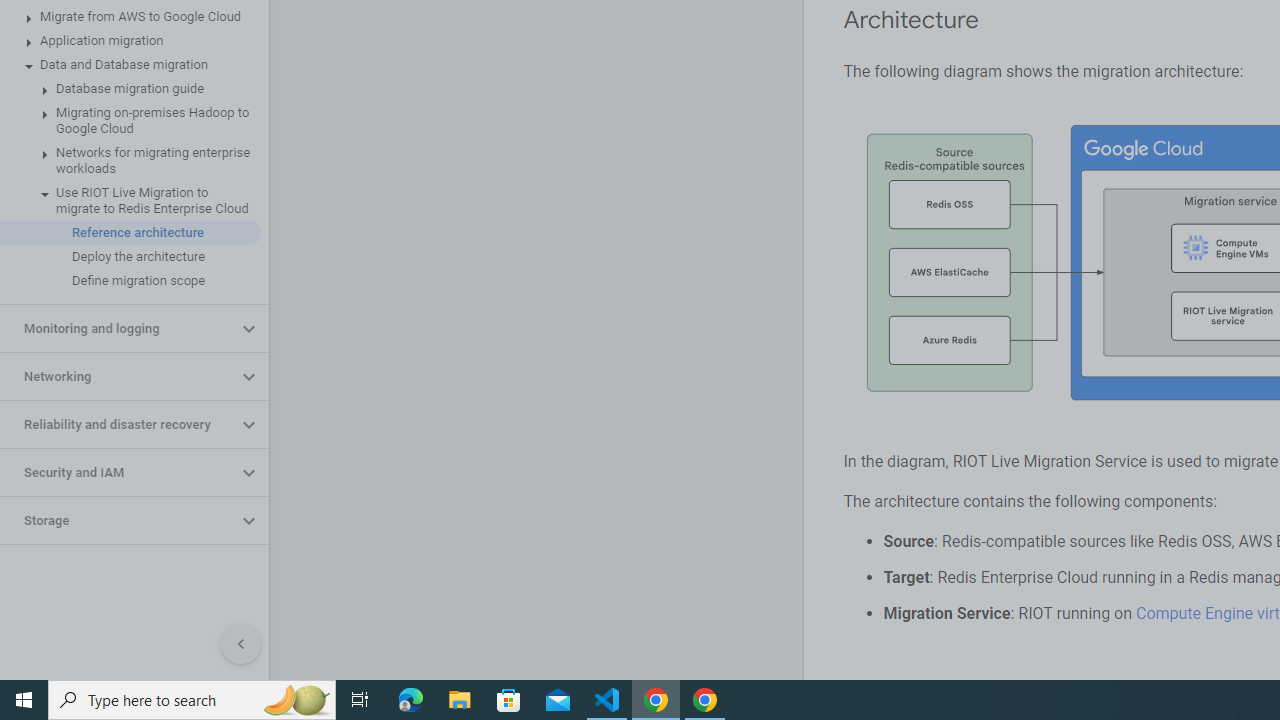  Describe the element at coordinates (129, 120) in the screenshot. I see `'Migrating on-premises Hadoop to Google Cloud'` at that location.